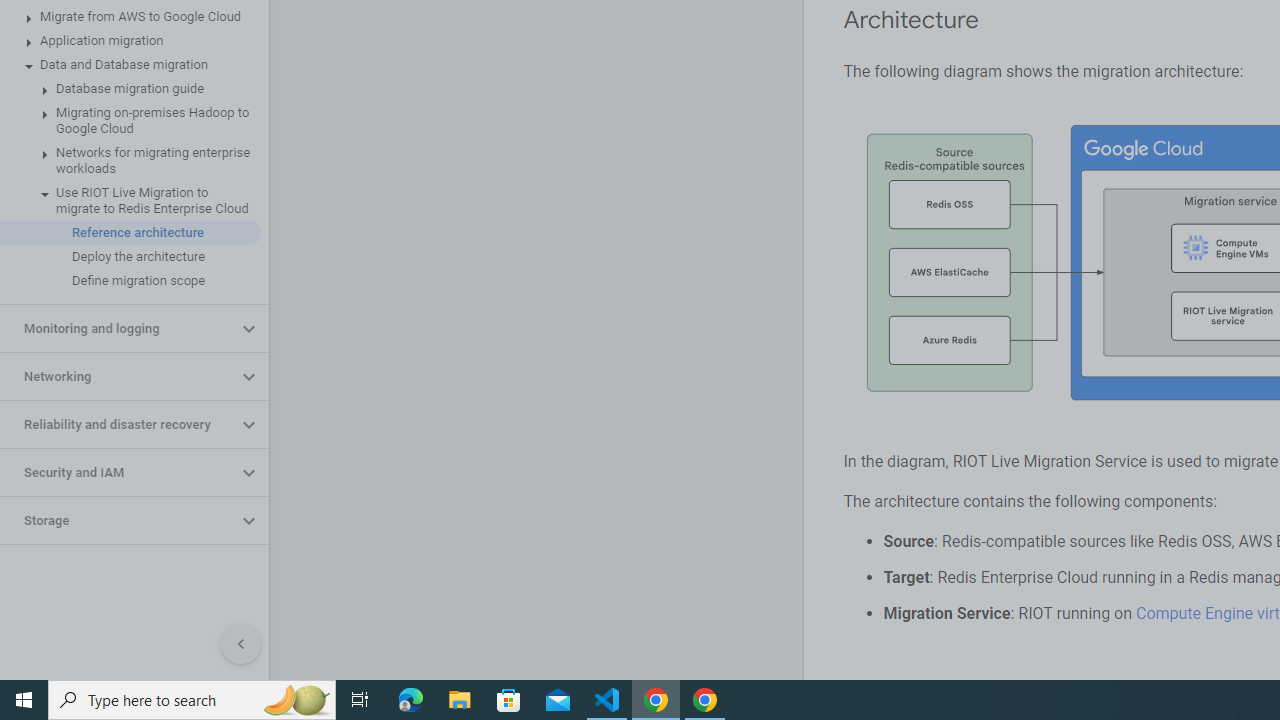  Describe the element at coordinates (129, 120) in the screenshot. I see `'Migrating on-premises Hadoop to Google Cloud'` at that location.